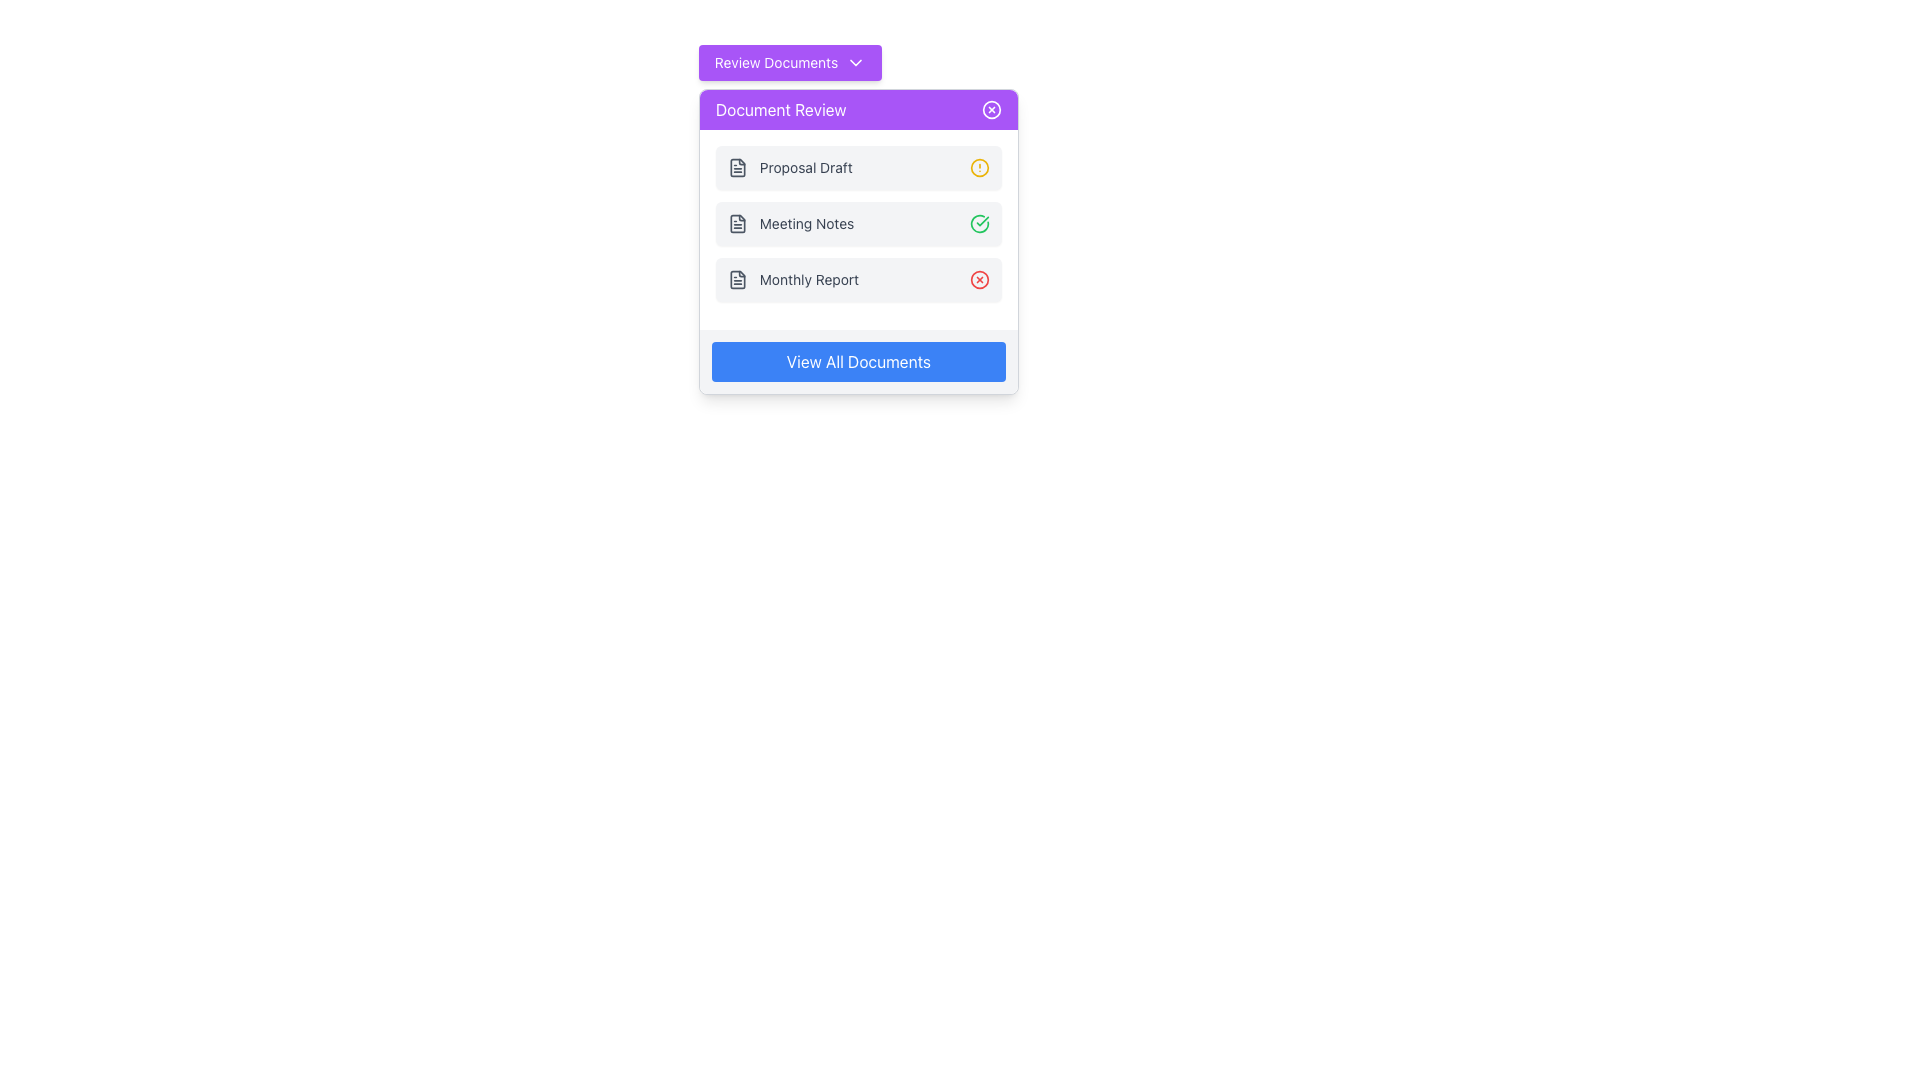 Image resolution: width=1920 pixels, height=1080 pixels. Describe the element at coordinates (736, 280) in the screenshot. I see `document icon representing the 'Monthly Report' entry located in the third row of the Document Review component` at that location.